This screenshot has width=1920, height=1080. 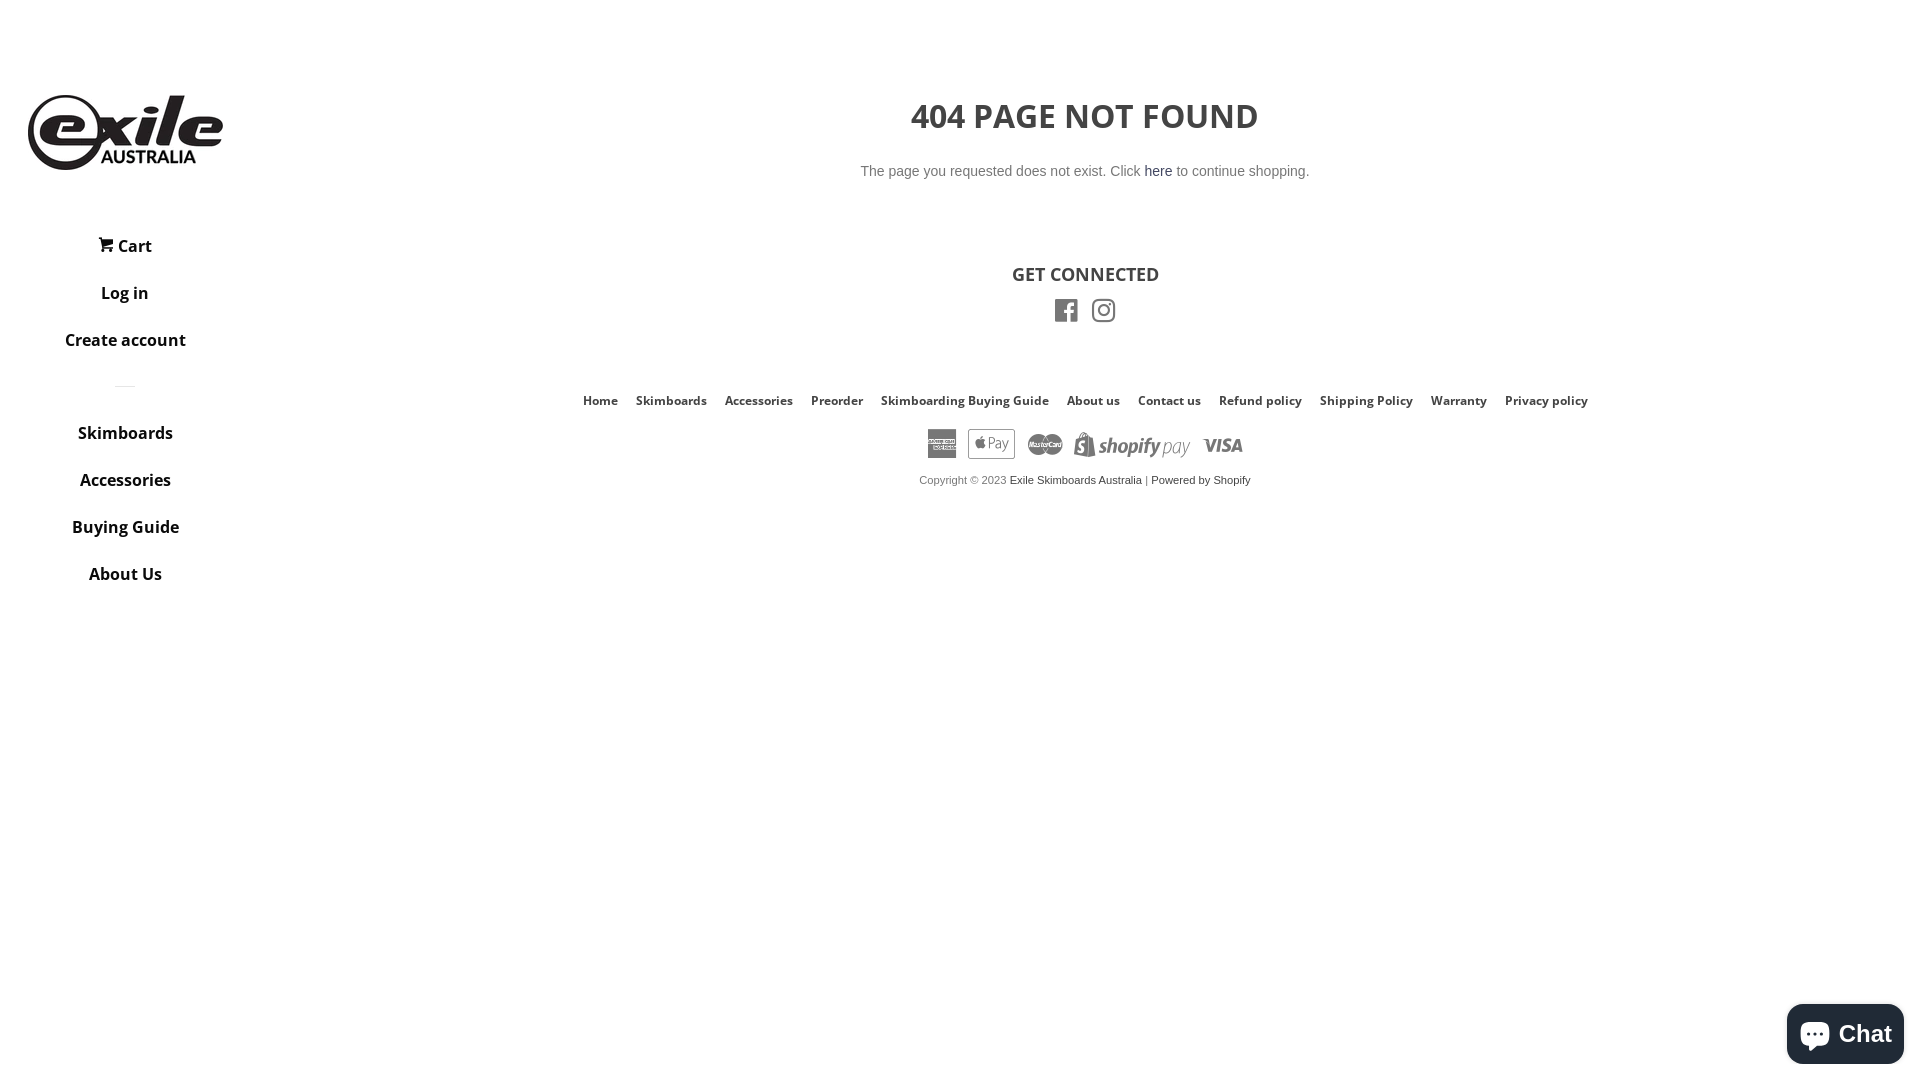 What do you see at coordinates (671, 400) in the screenshot?
I see `'Skimboards'` at bounding box center [671, 400].